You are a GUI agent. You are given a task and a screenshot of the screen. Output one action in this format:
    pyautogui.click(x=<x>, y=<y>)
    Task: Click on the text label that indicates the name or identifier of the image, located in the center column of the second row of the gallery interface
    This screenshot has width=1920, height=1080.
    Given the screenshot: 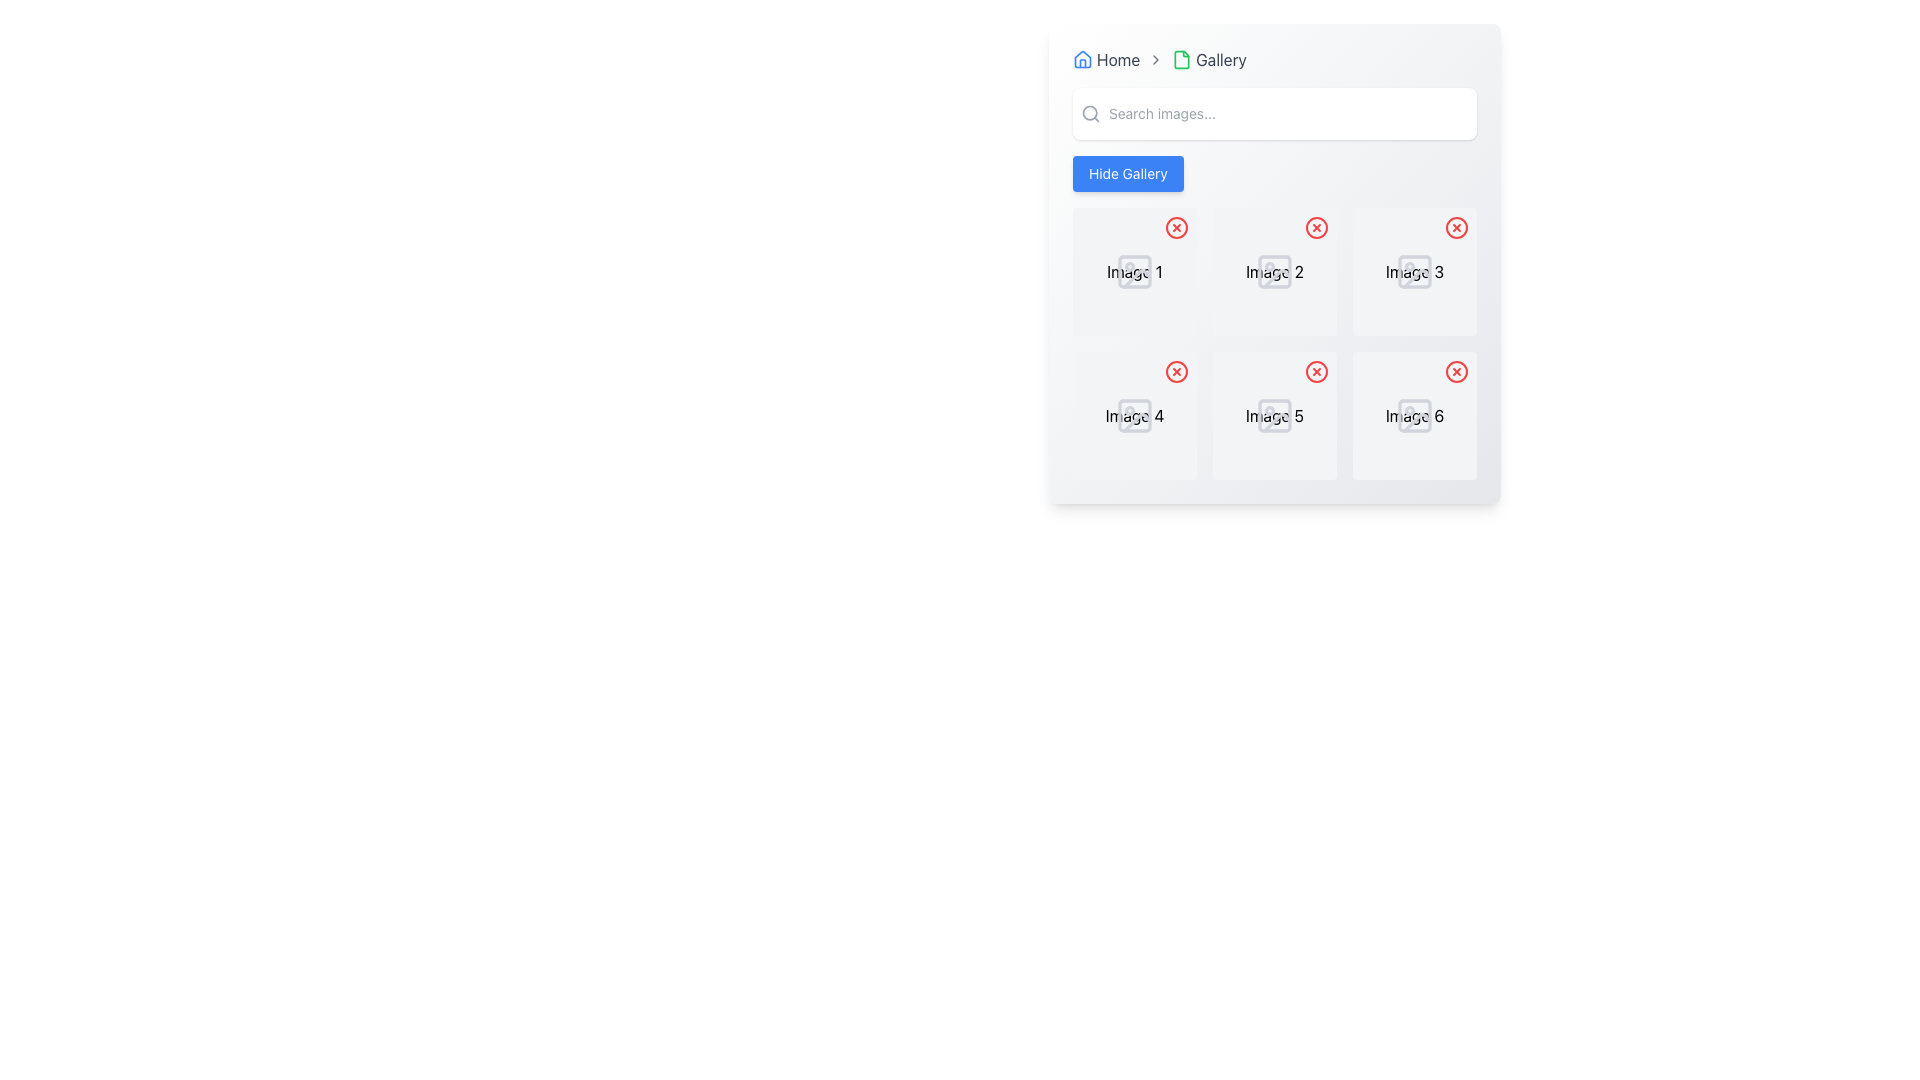 What is the action you would take?
    pyautogui.click(x=1274, y=272)
    